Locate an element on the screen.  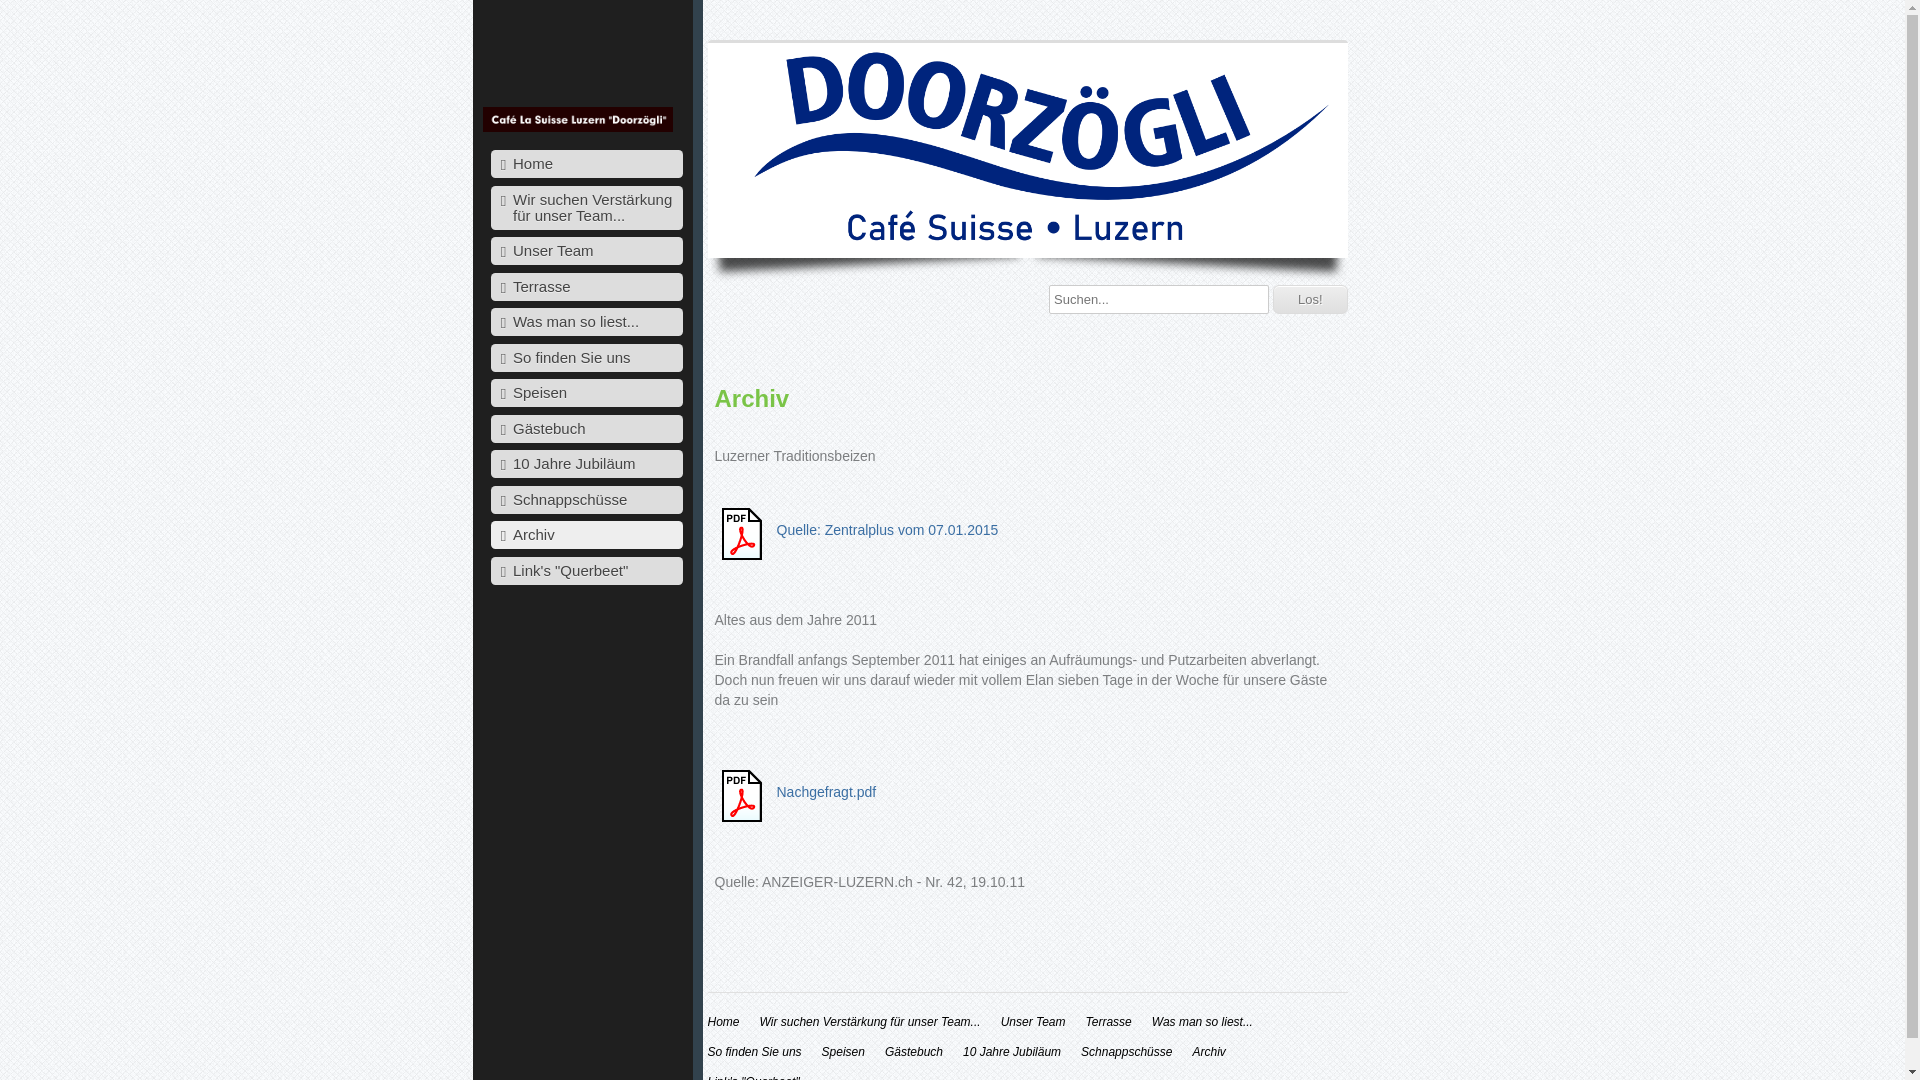
'Home' is located at coordinates (723, 1022).